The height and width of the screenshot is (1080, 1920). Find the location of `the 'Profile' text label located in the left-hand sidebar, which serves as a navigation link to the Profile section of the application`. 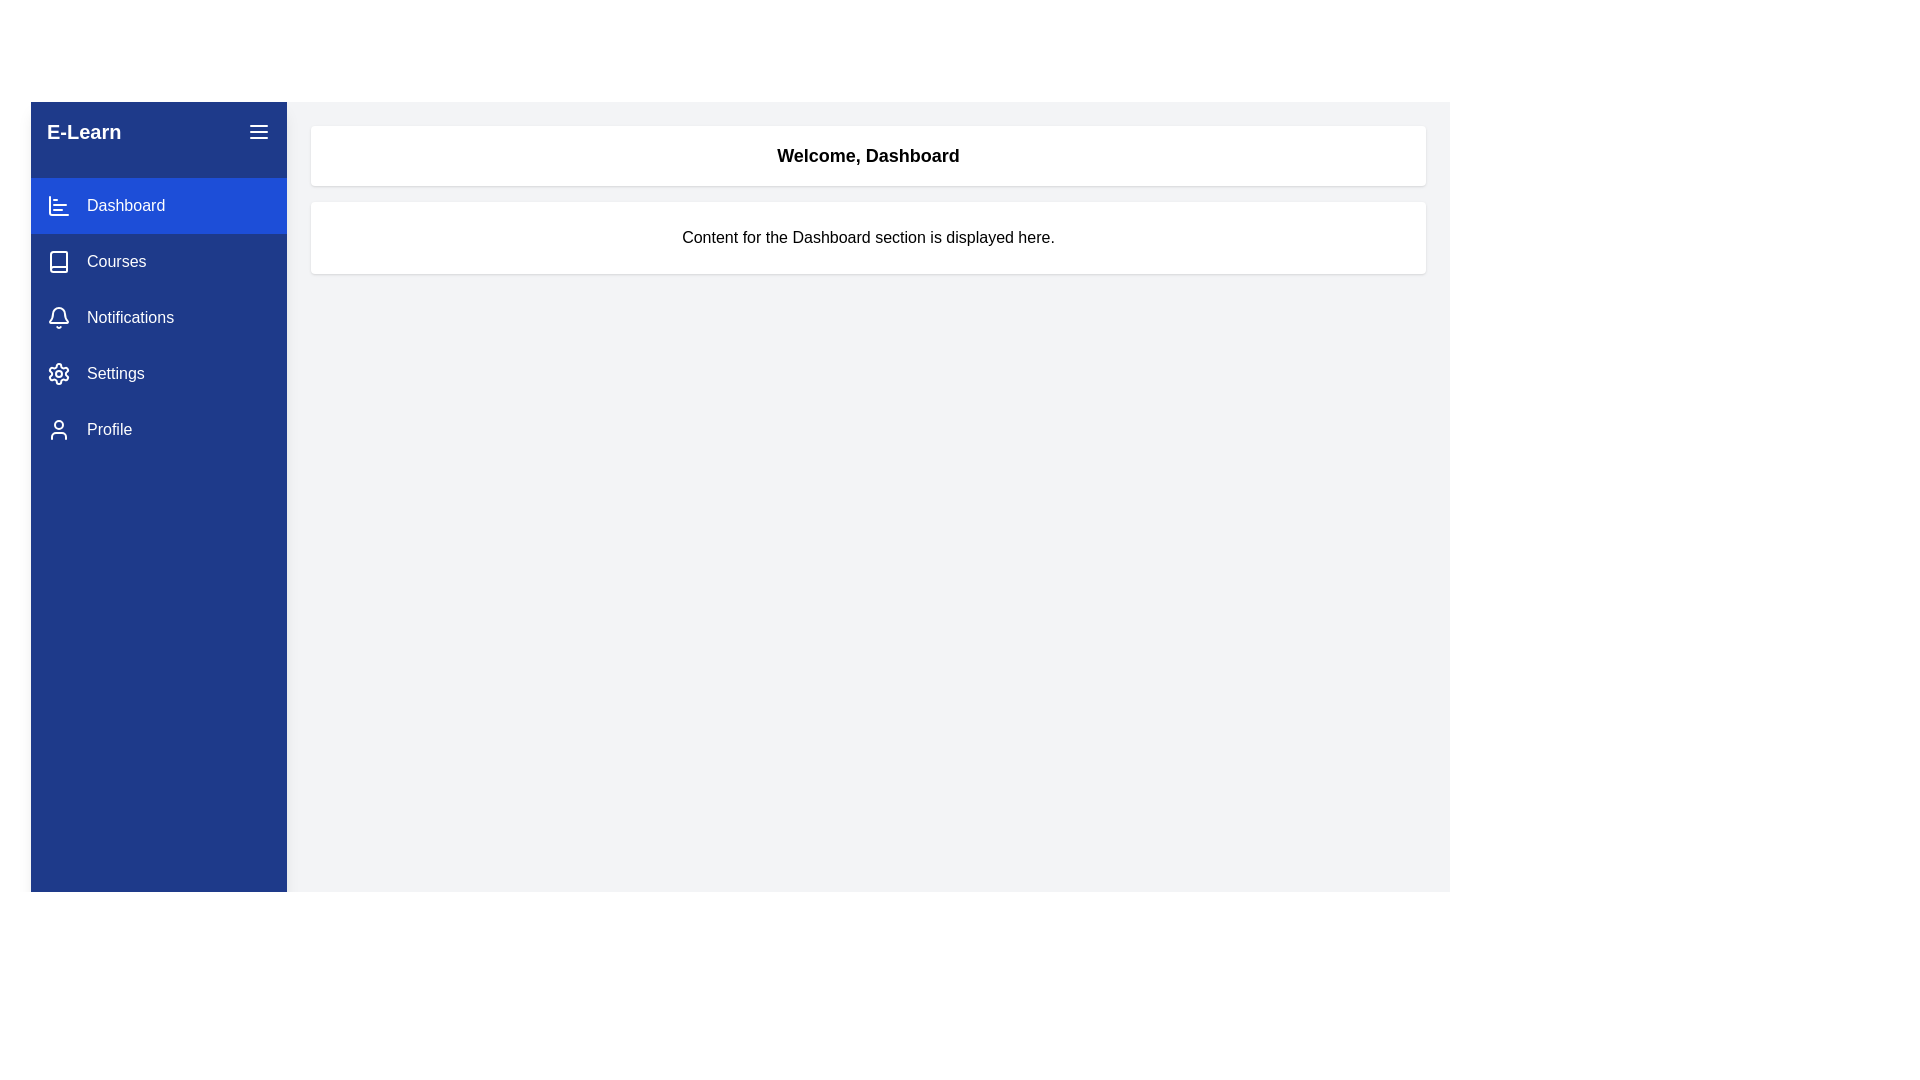

the 'Profile' text label located in the left-hand sidebar, which serves as a navigation link to the Profile section of the application is located at coordinates (108, 428).